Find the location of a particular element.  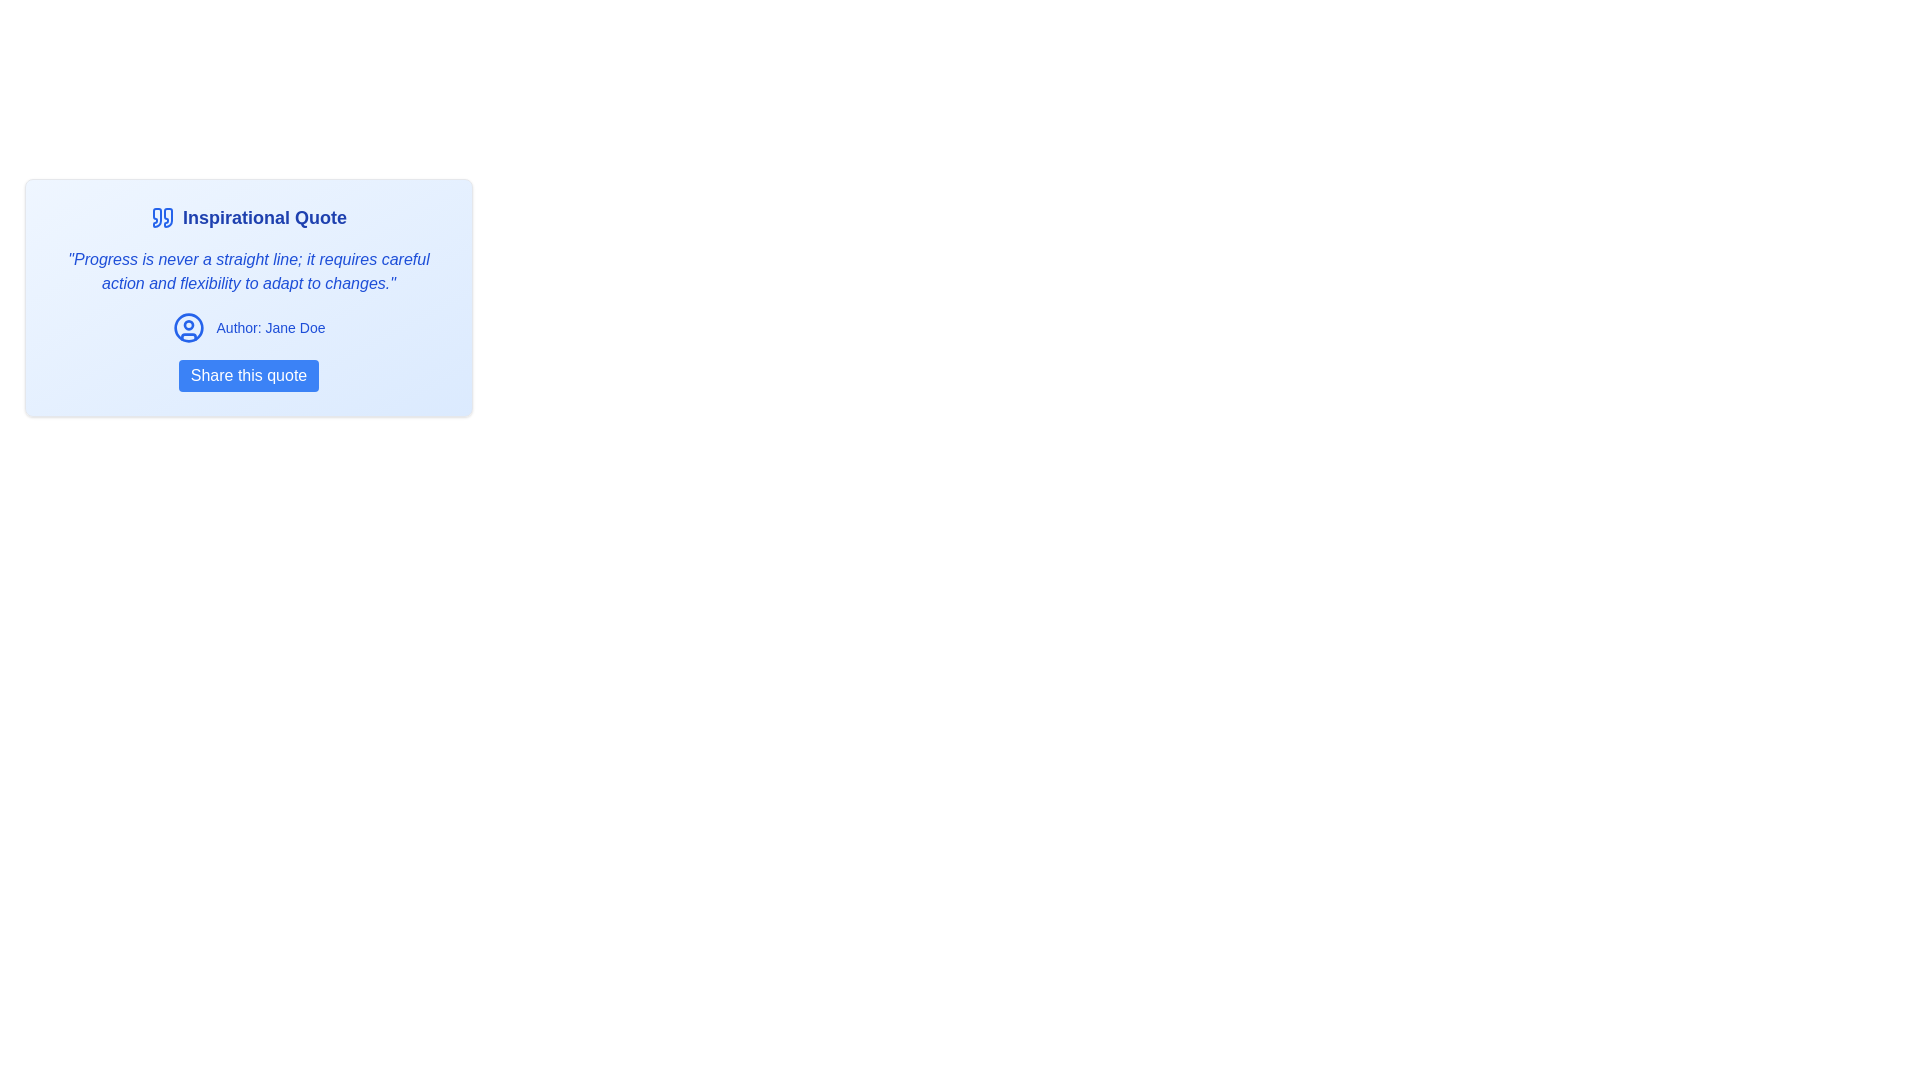

the circular user profile icon with a blue stroke outline, which is the first graphical component in the SVG representing a user avatar is located at coordinates (188, 326).